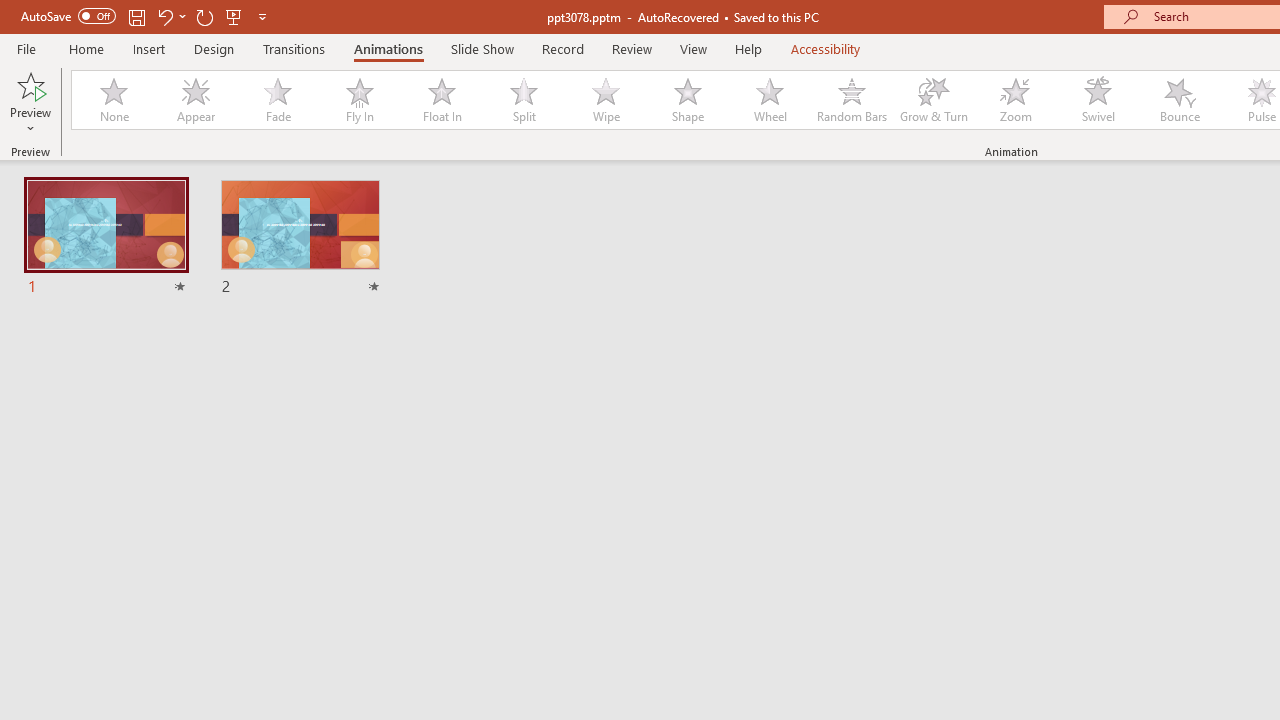 The width and height of the screenshot is (1280, 720). I want to click on 'Save', so click(135, 16).